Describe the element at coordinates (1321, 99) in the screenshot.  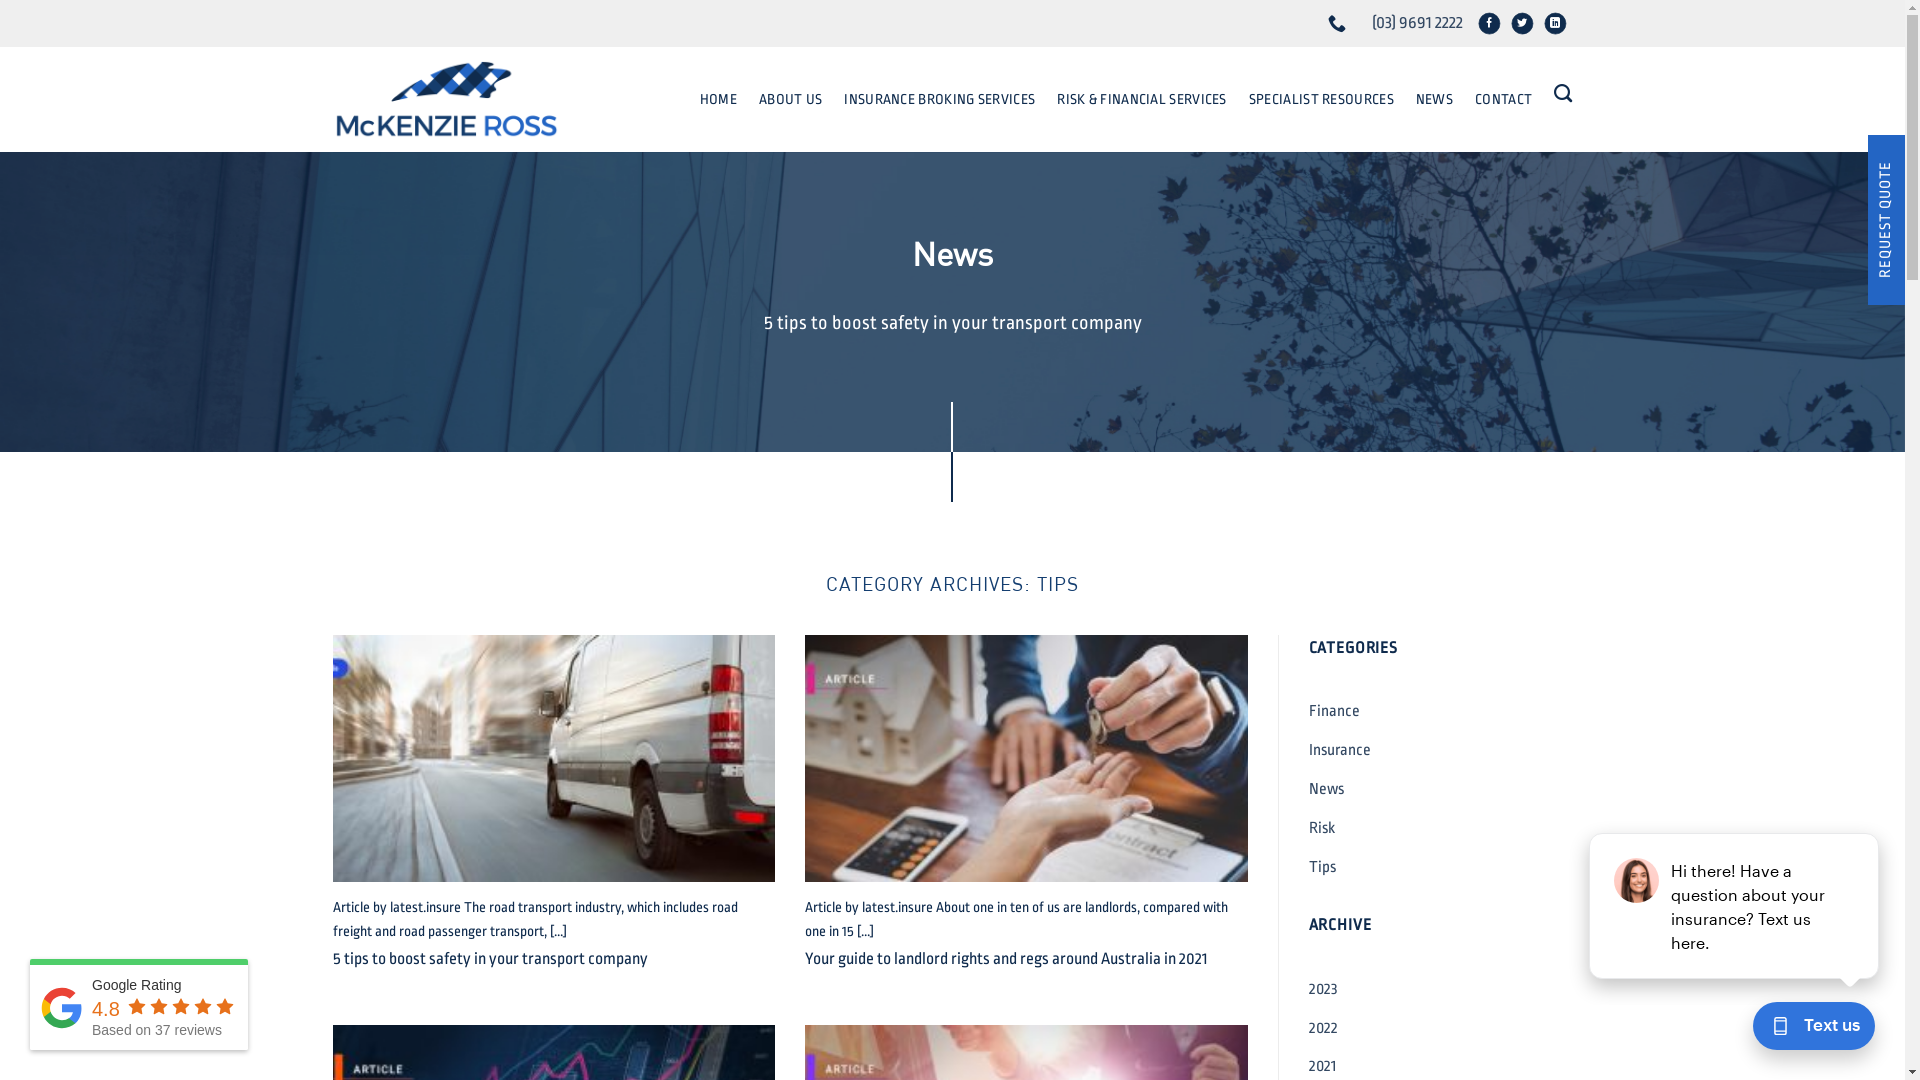
I see `'SPECIALIST RESOURCES'` at that location.